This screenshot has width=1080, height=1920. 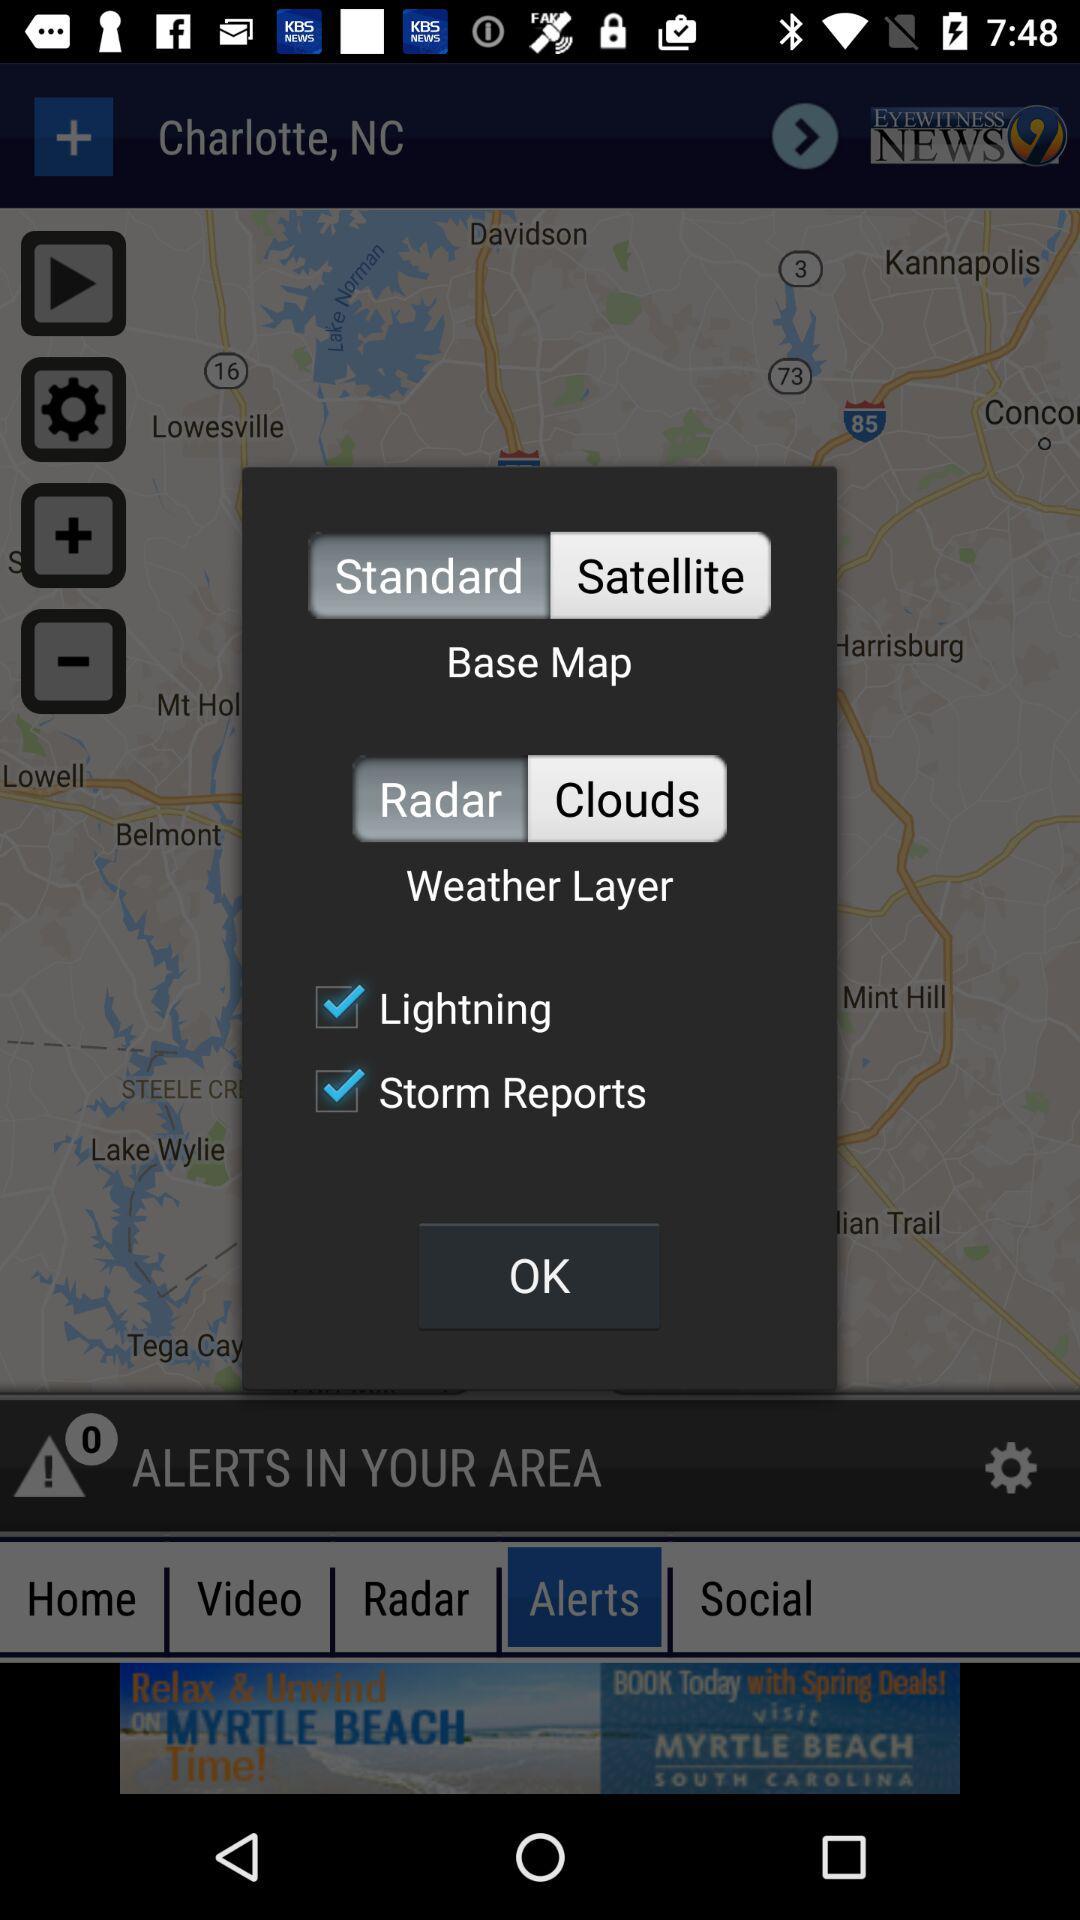 I want to click on satellite, so click(x=660, y=574).